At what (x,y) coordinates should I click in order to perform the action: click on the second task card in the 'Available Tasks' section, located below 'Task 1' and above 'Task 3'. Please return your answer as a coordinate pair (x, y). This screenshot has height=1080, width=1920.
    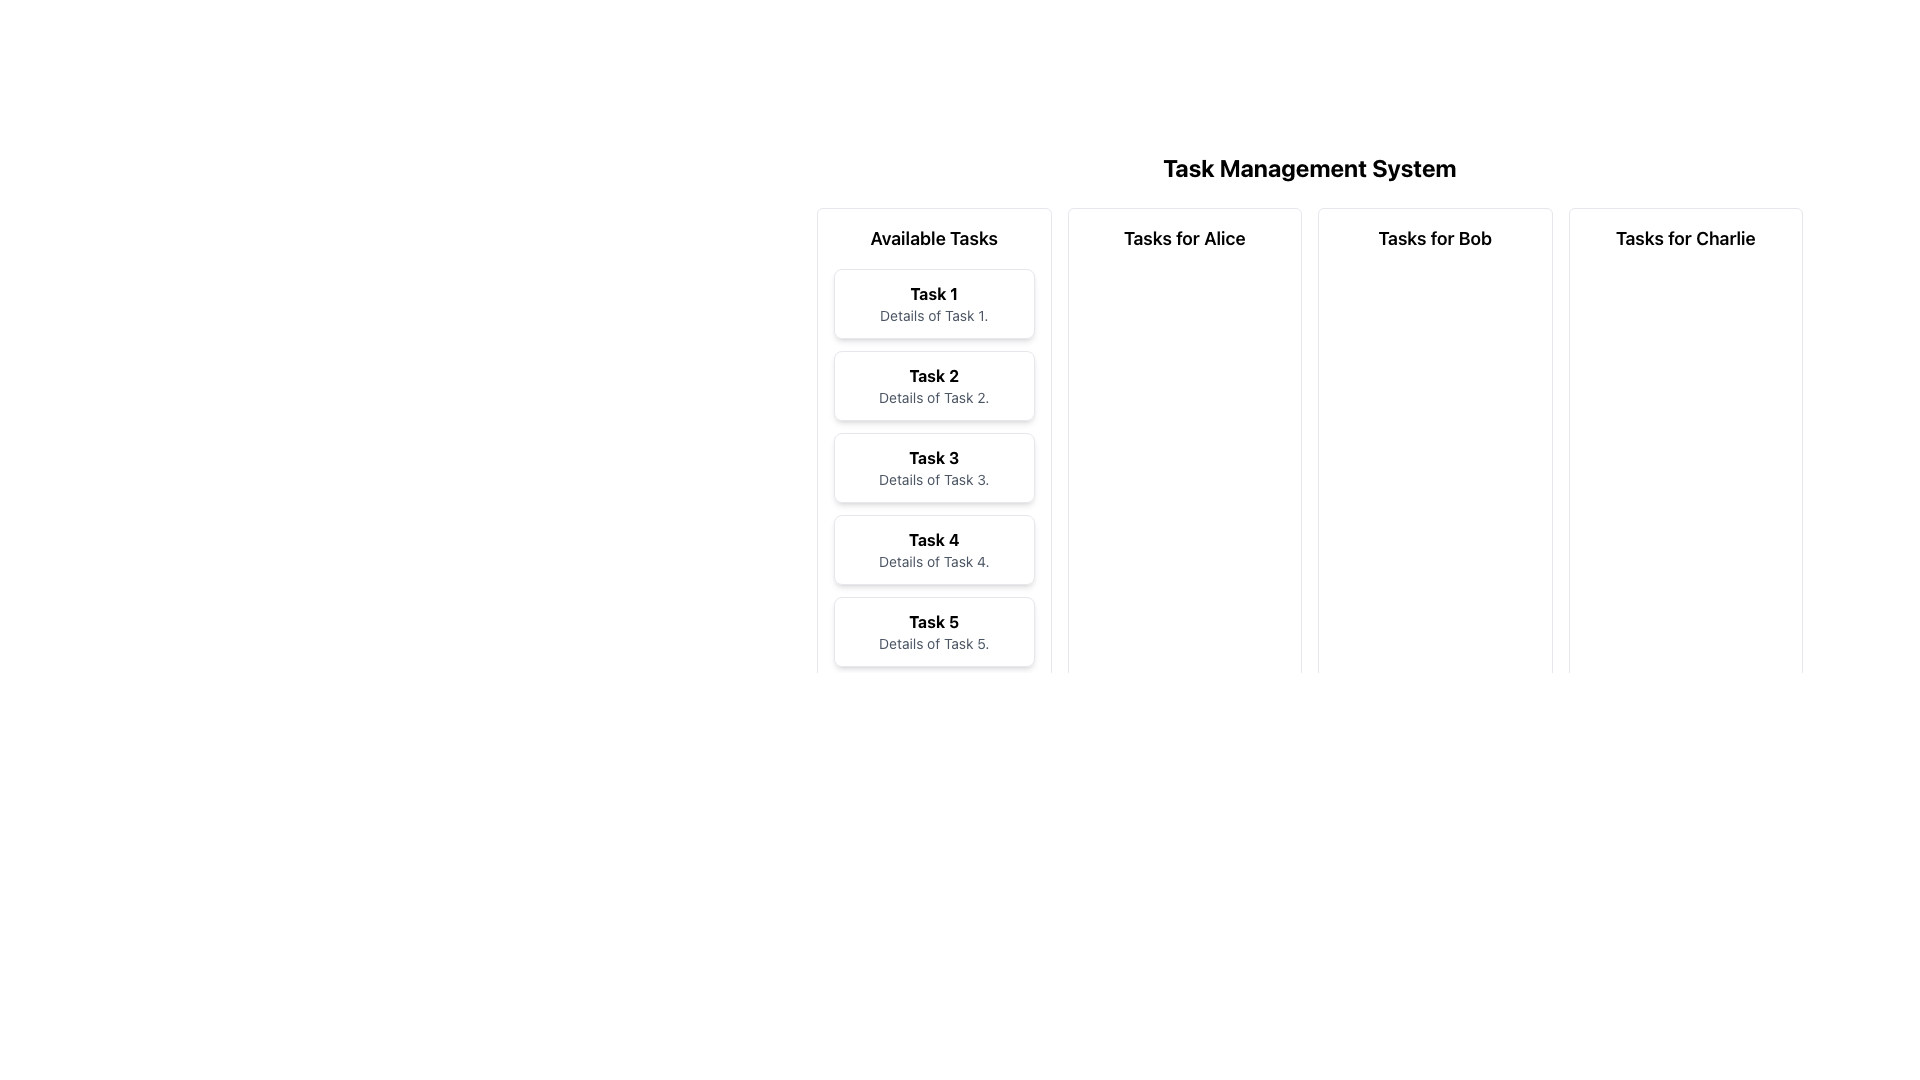
    Looking at the image, I should click on (933, 385).